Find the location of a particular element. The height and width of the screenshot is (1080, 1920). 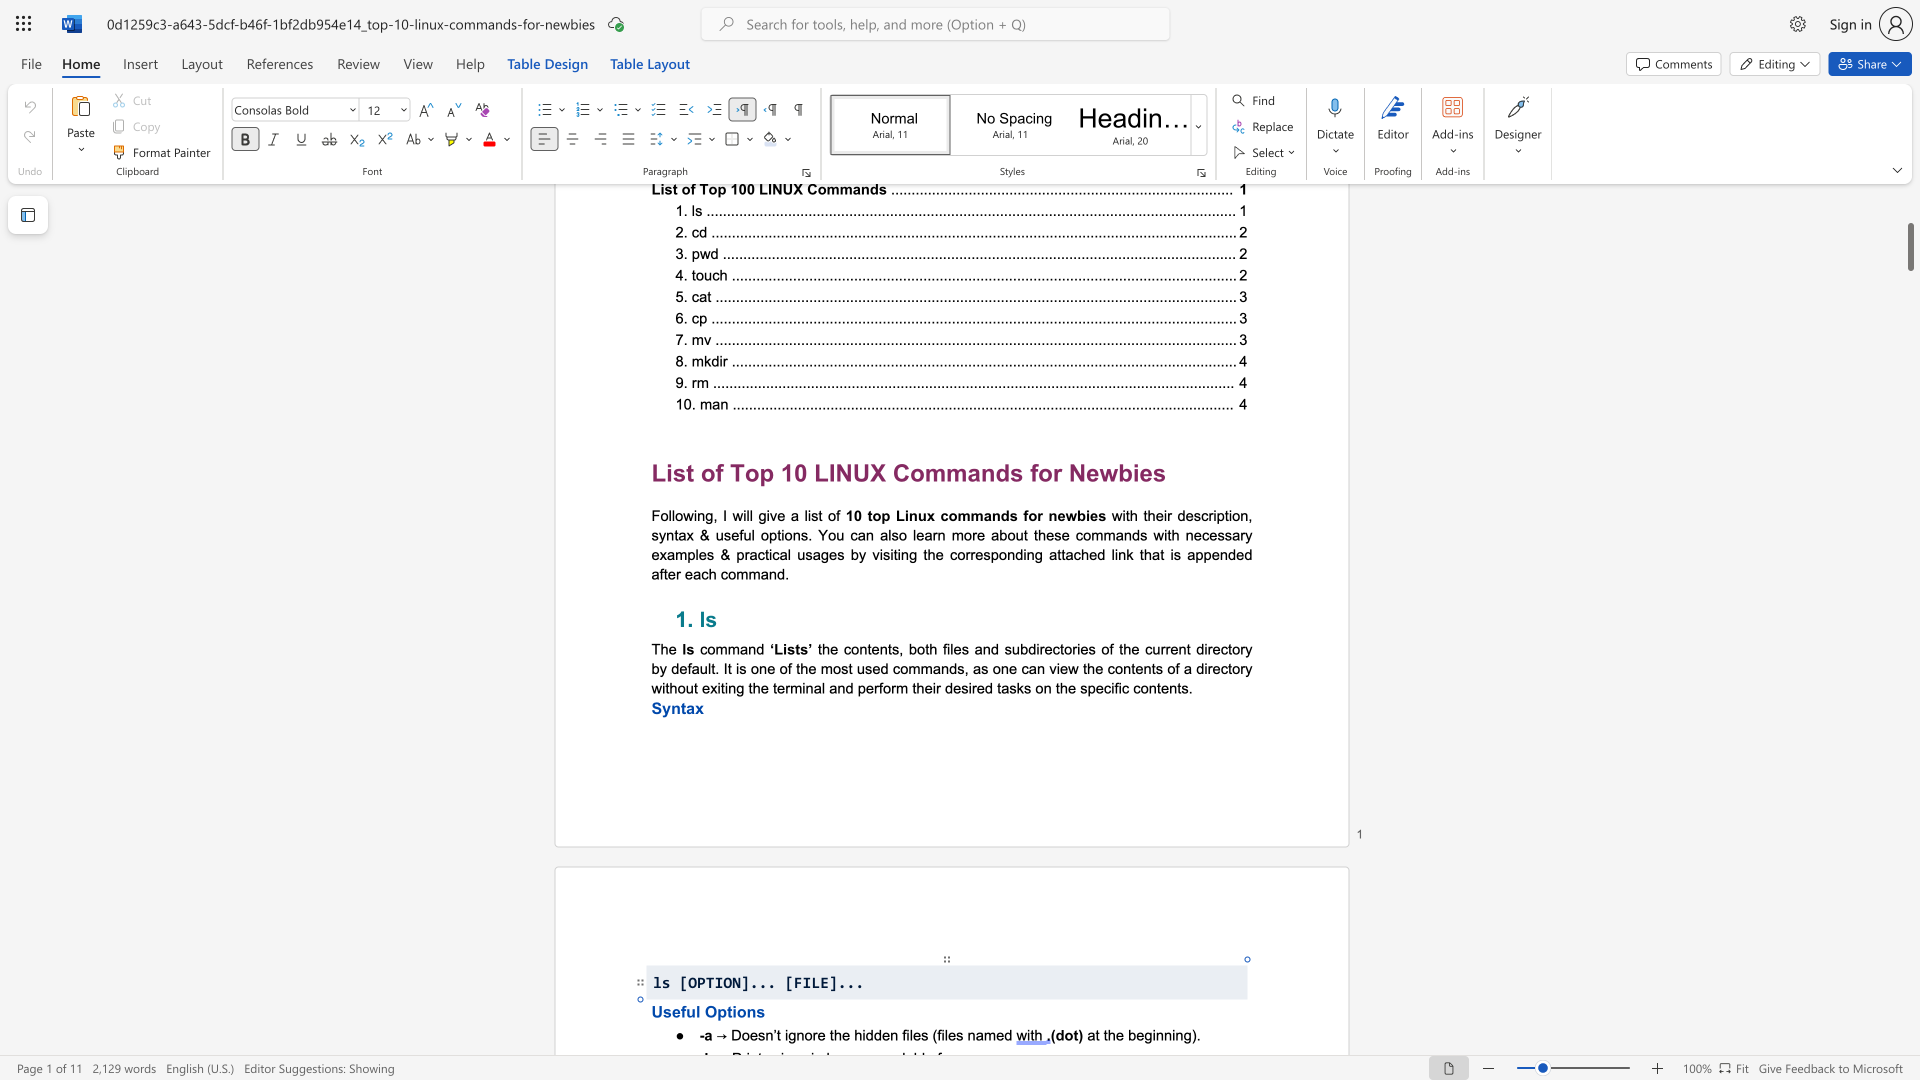

the 2th character "g" in the text is located at coordinates (1187, 1035).